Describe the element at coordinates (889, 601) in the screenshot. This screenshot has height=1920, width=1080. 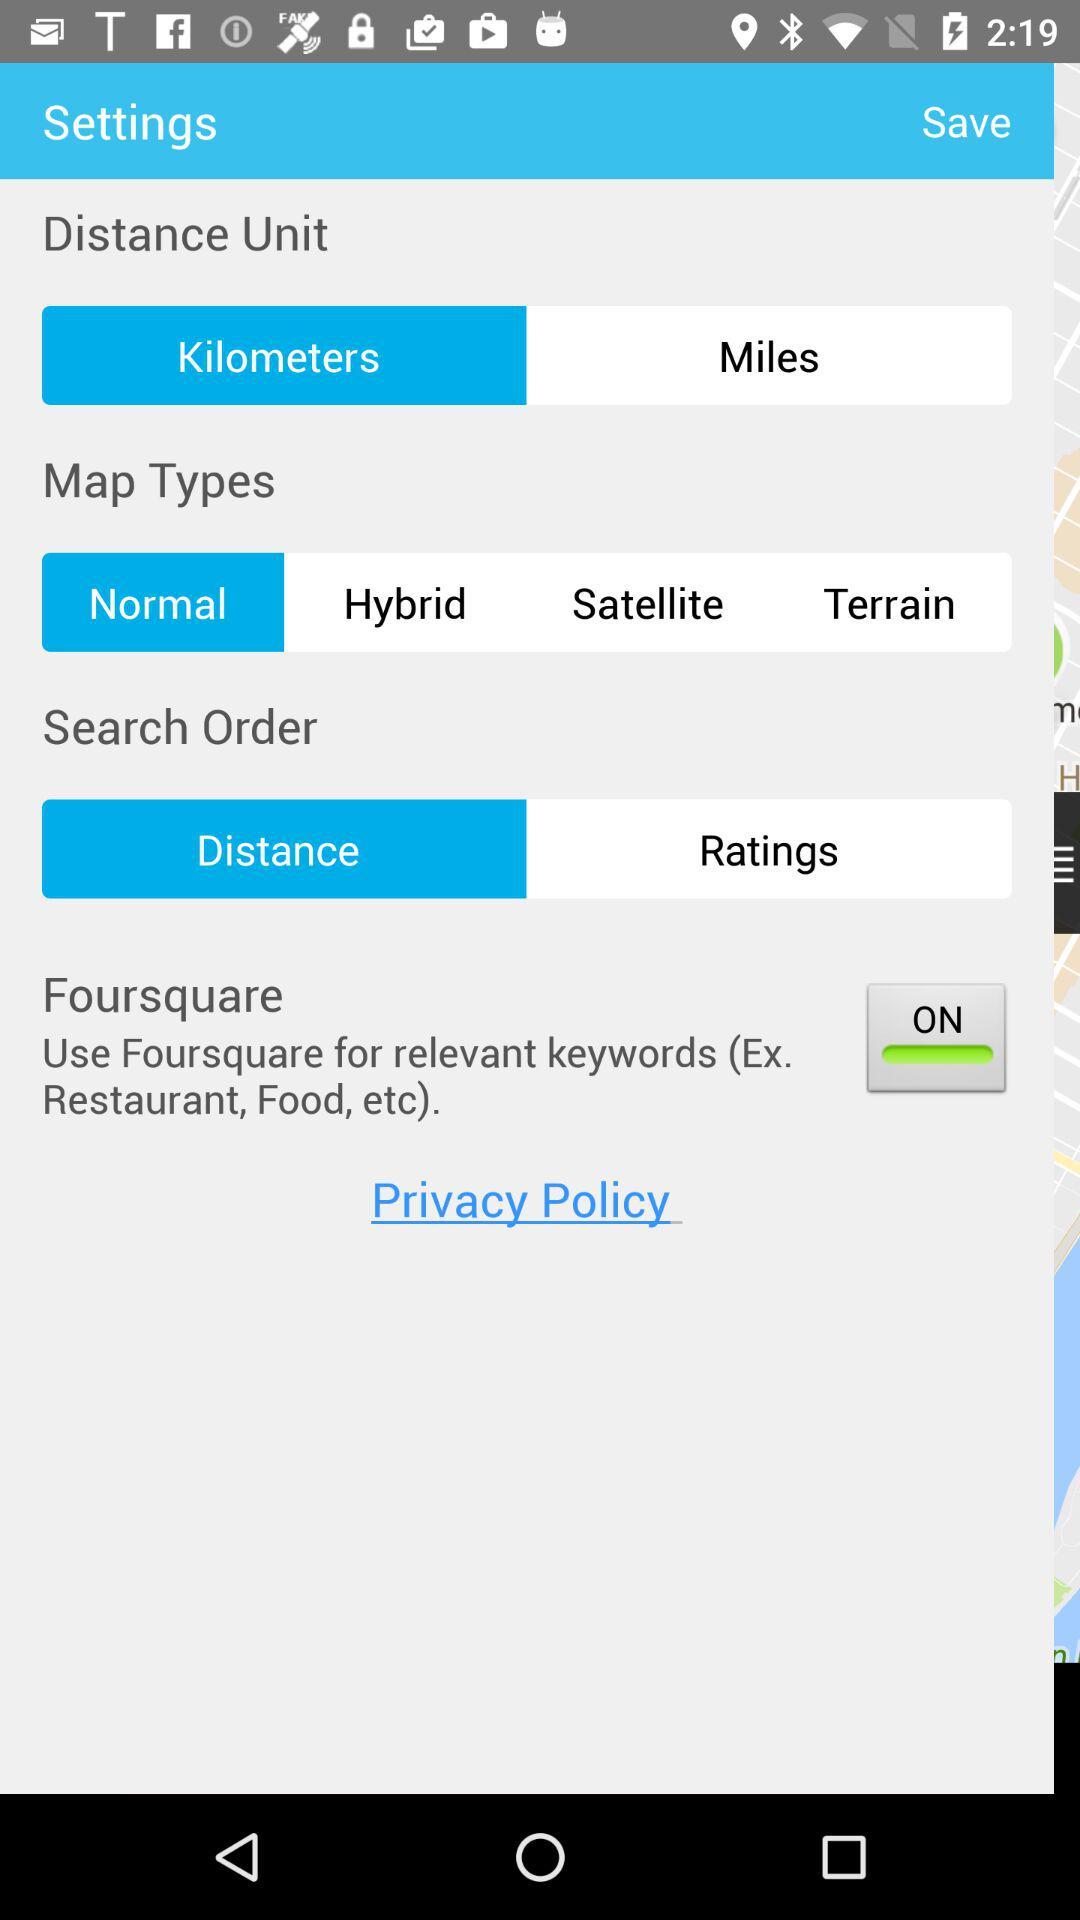
I see `item next to satellite item` at that location.